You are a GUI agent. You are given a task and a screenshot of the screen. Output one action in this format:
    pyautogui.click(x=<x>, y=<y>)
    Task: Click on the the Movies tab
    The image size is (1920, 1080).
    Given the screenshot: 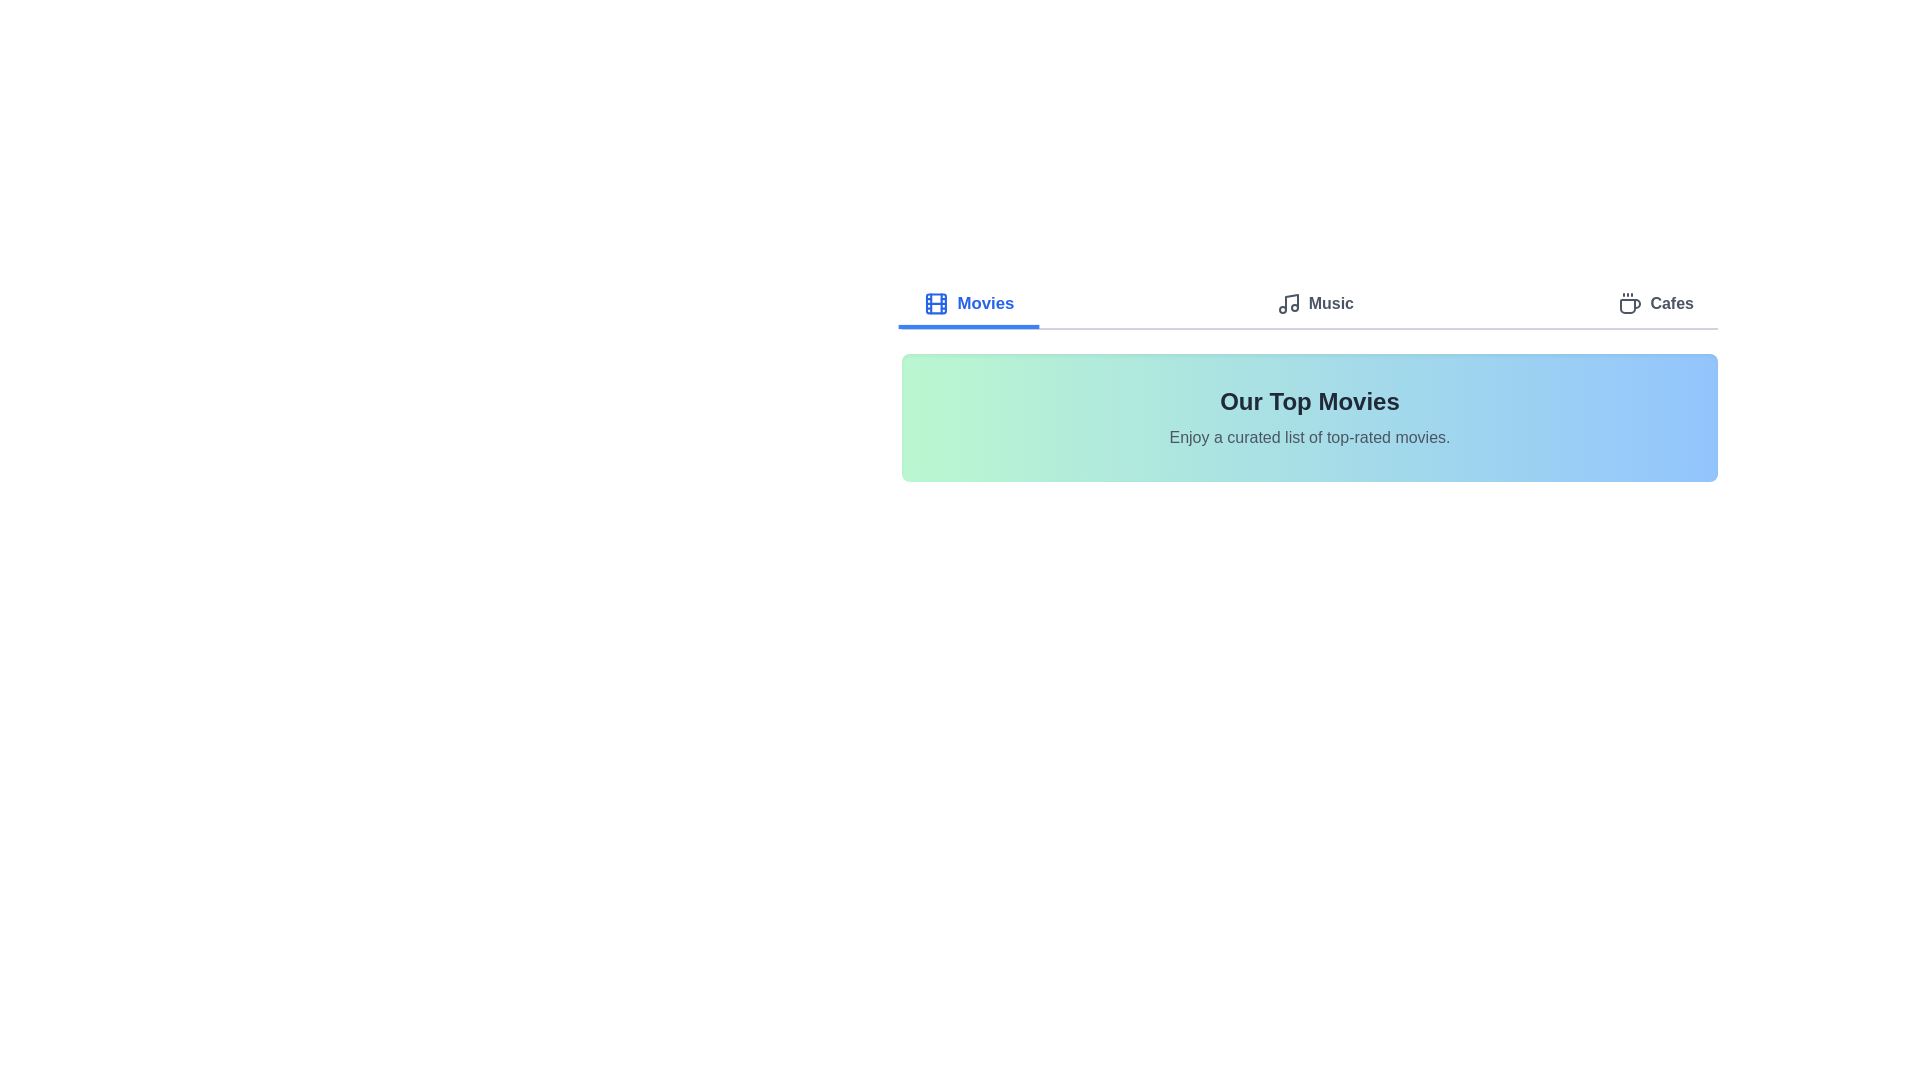 What is the action you would take?
    pyautogui.click(x=969, y=305)
    